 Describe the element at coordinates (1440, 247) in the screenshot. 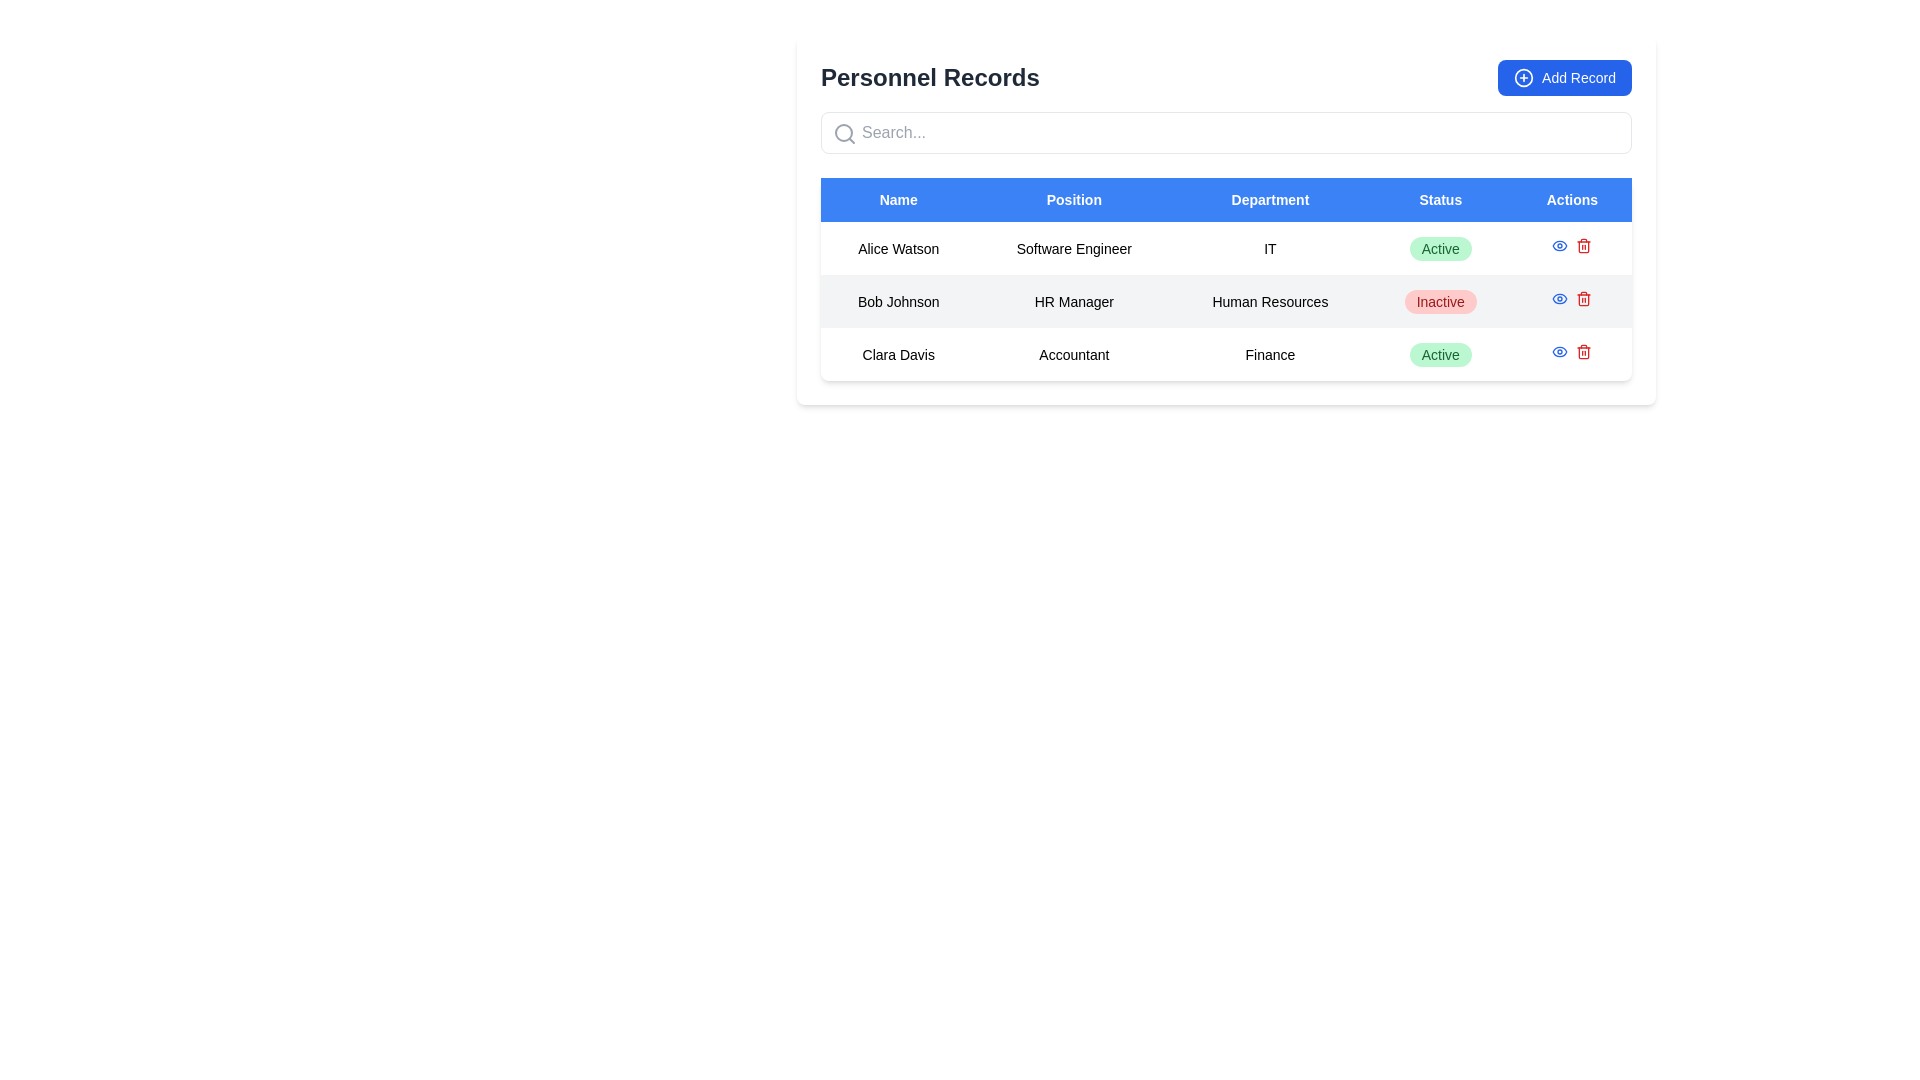

I see `the 'Active' badge label displayed in green on a light green background, located under the 'Status' column in the first row of the table` at that location.